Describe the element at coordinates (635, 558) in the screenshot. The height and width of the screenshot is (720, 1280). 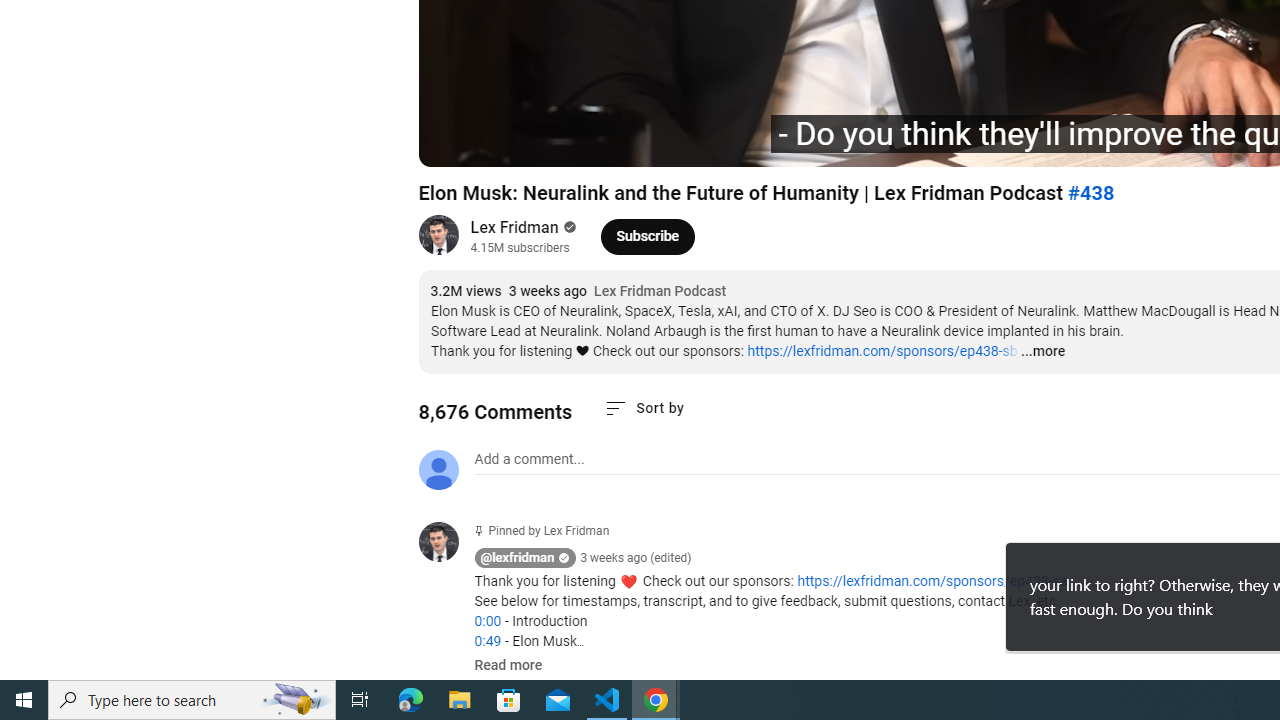
I see `'3 weeks ago (edited)'` at that location.